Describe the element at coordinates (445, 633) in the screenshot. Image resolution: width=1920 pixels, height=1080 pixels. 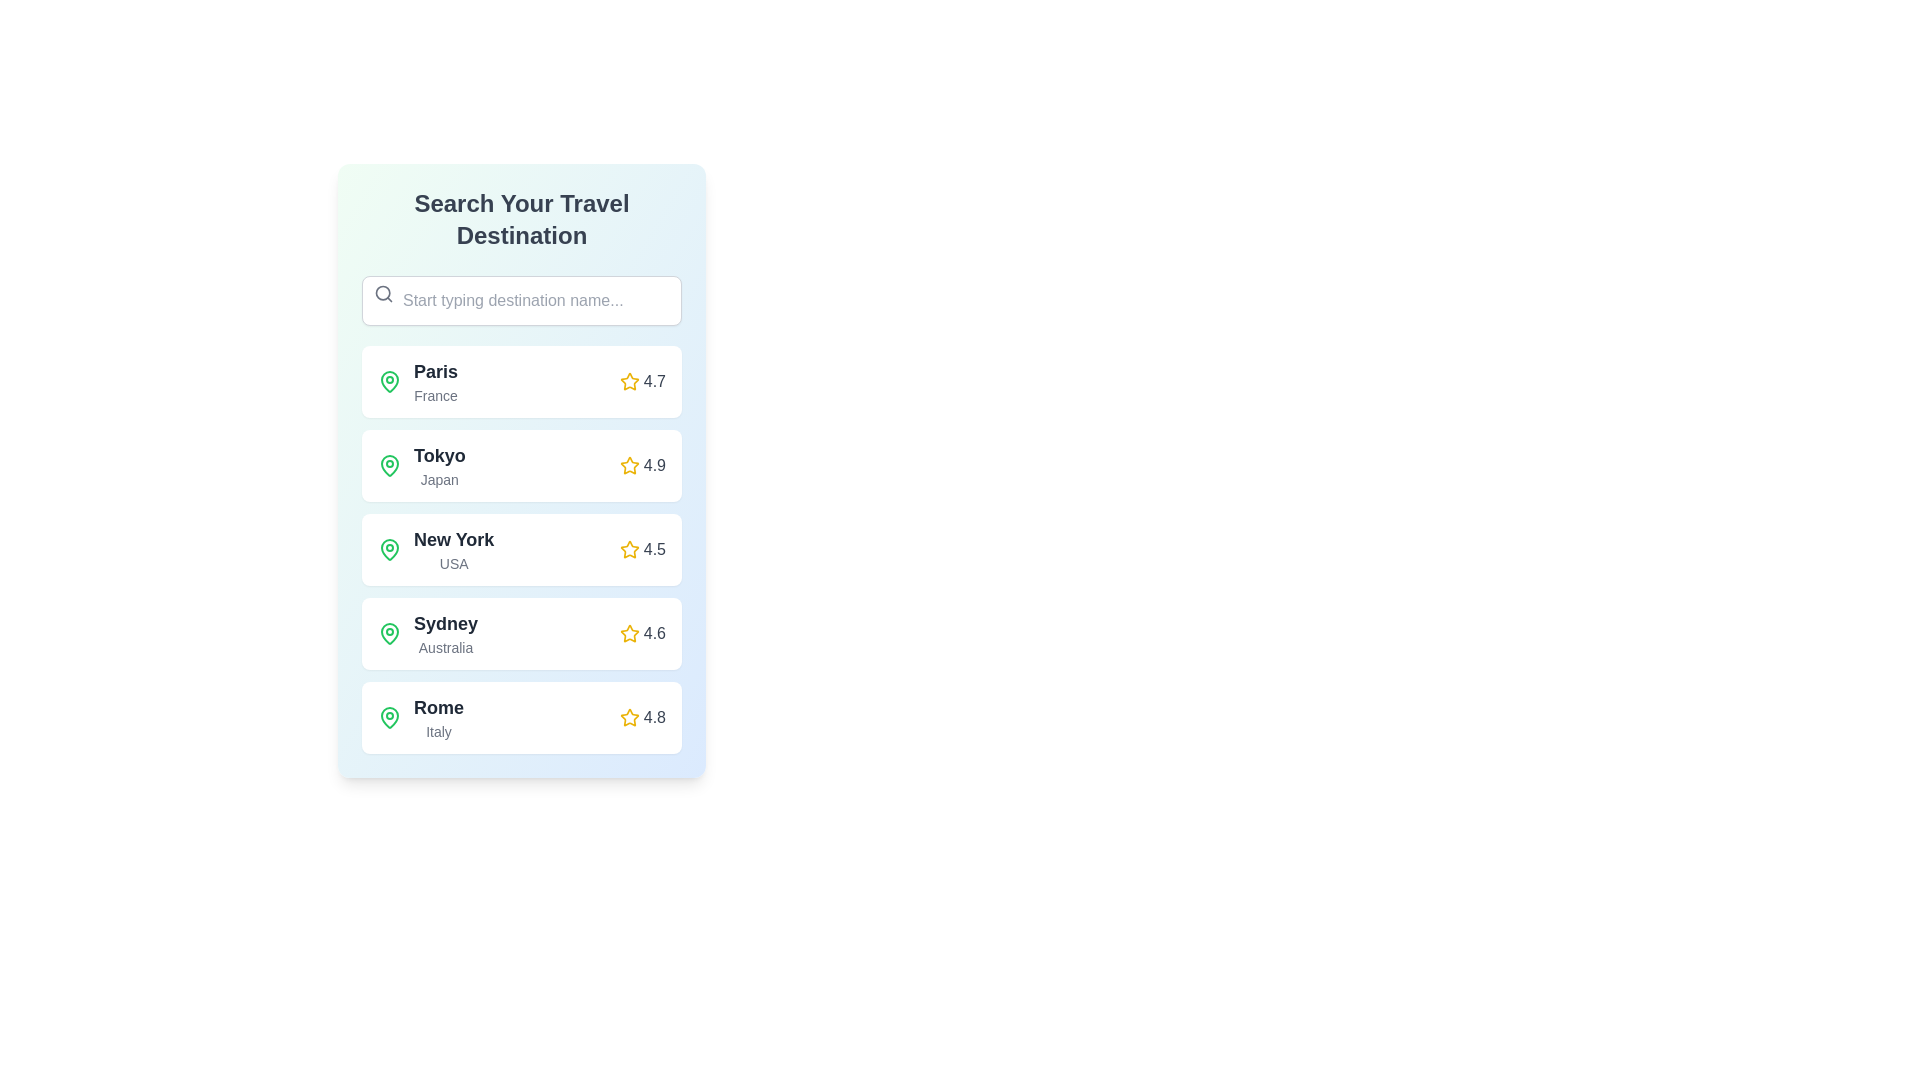
I see `the text block displaying the name of a travel destination, which is the fourth entry in a vertical list, located between 'New York, USA' and 'Rome, Italy'` at that location.